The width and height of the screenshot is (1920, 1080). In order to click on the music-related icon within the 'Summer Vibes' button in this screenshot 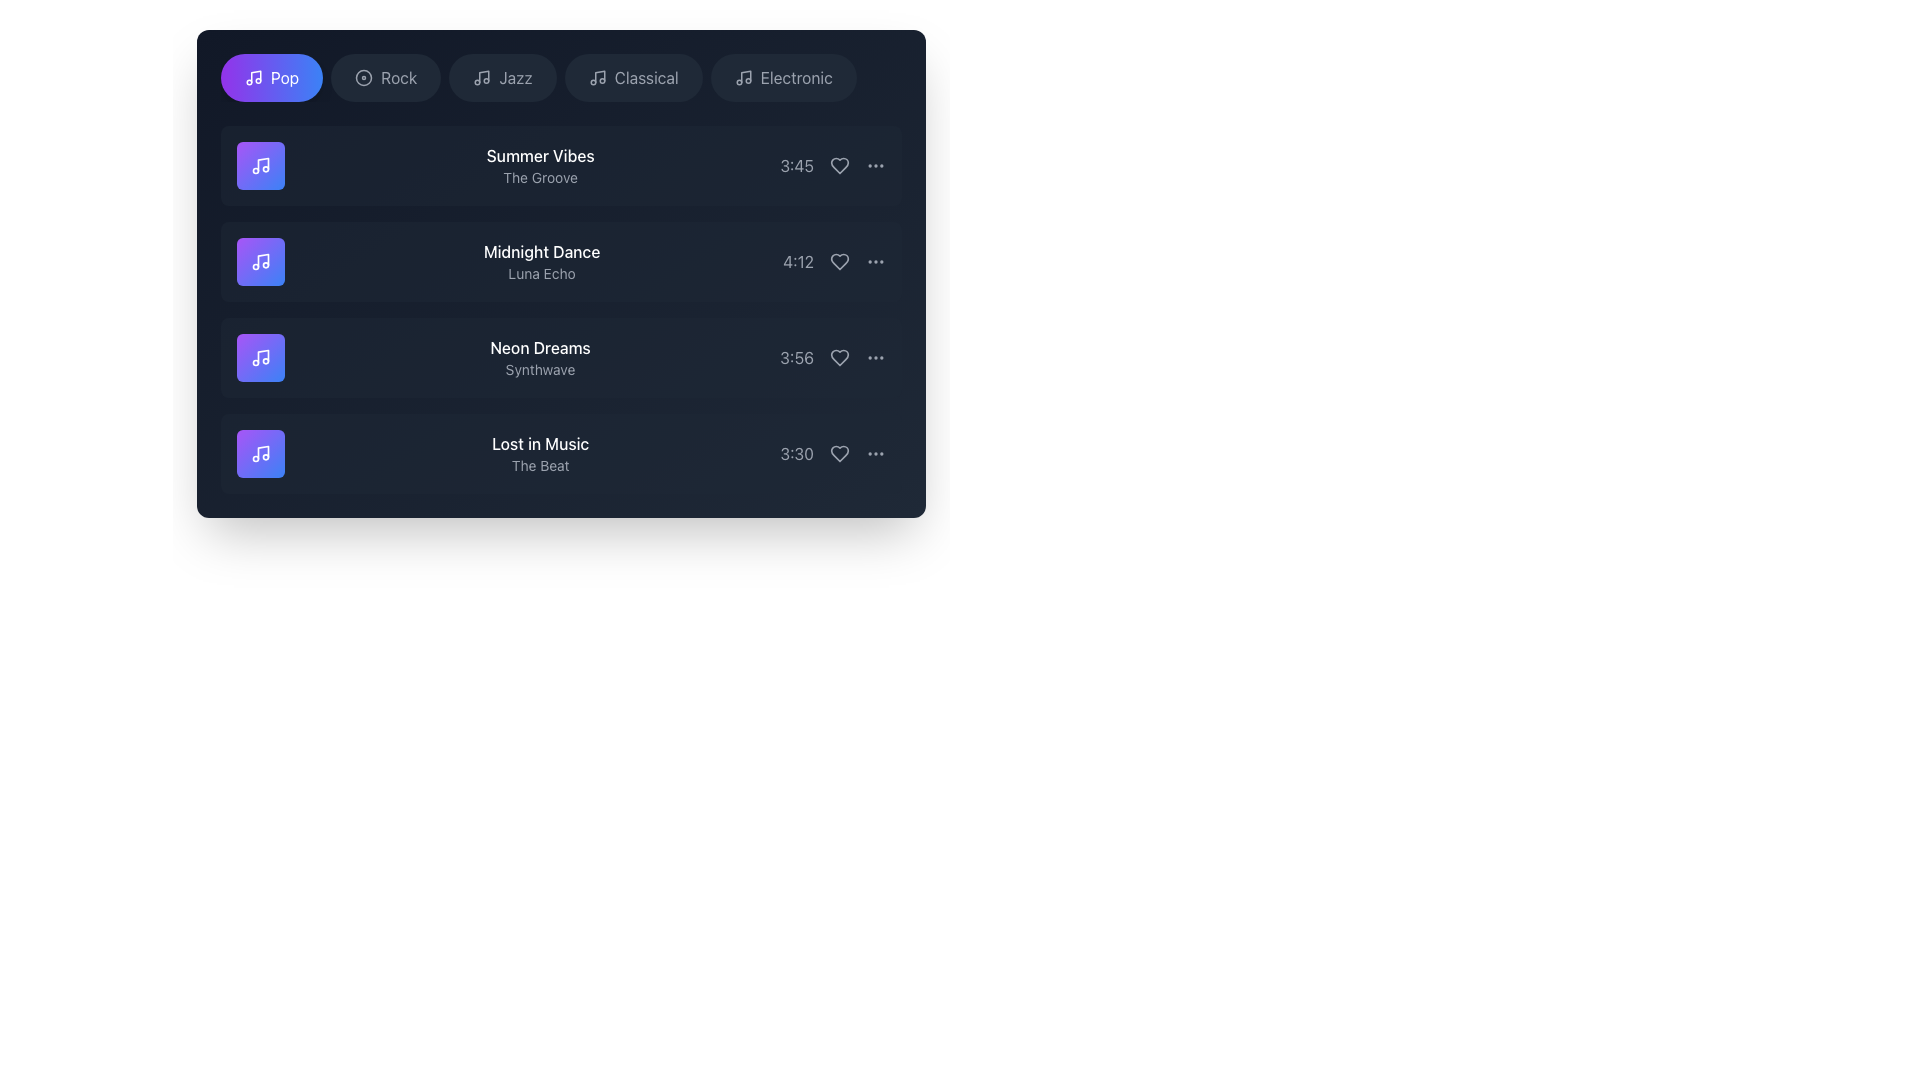, I will do `click(259, 164)`.